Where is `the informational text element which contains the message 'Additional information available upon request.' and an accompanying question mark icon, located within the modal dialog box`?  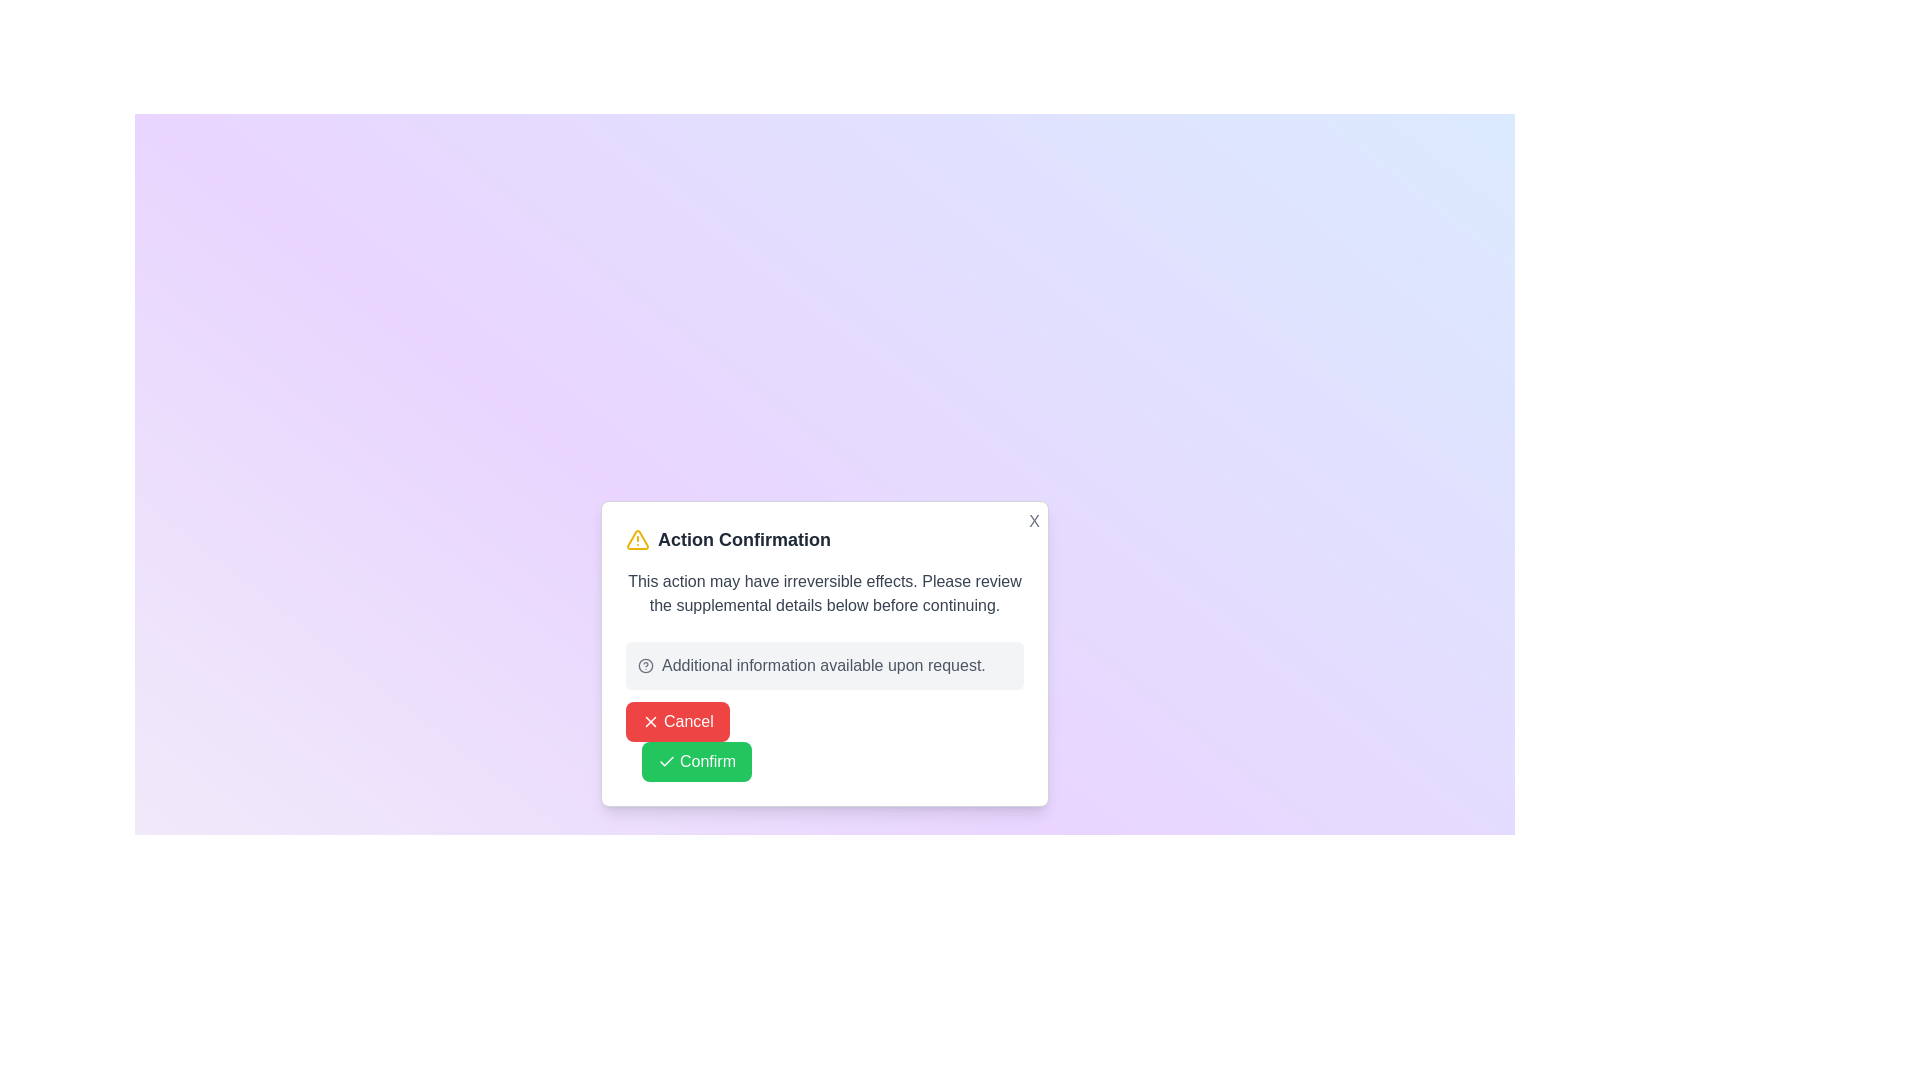
the informational text element which contains the message 'Additional information available upon request.' and an accompanying question mark icon, located within the modal dialog box is located at coordinates (825, 666).